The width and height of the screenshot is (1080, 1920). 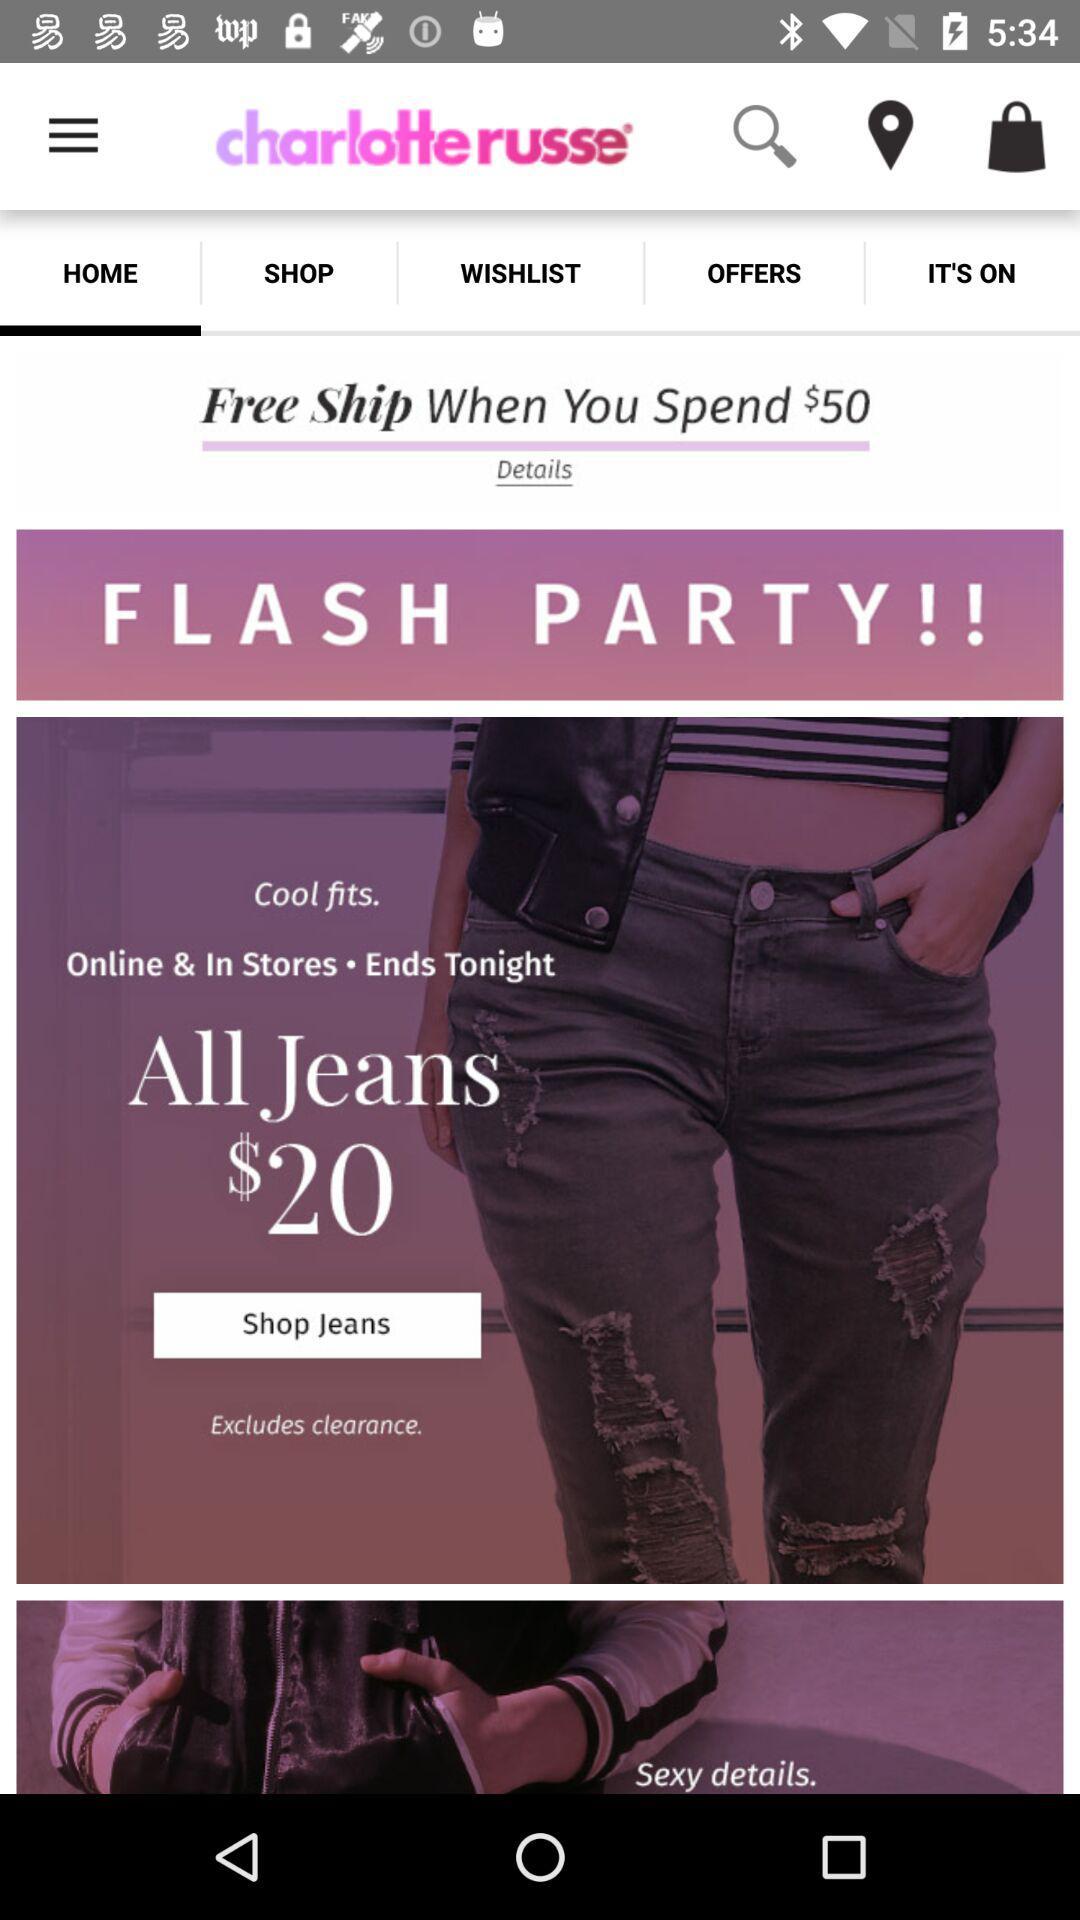 I want to click on the icon next to the shop app, so click(x=519, y=272).